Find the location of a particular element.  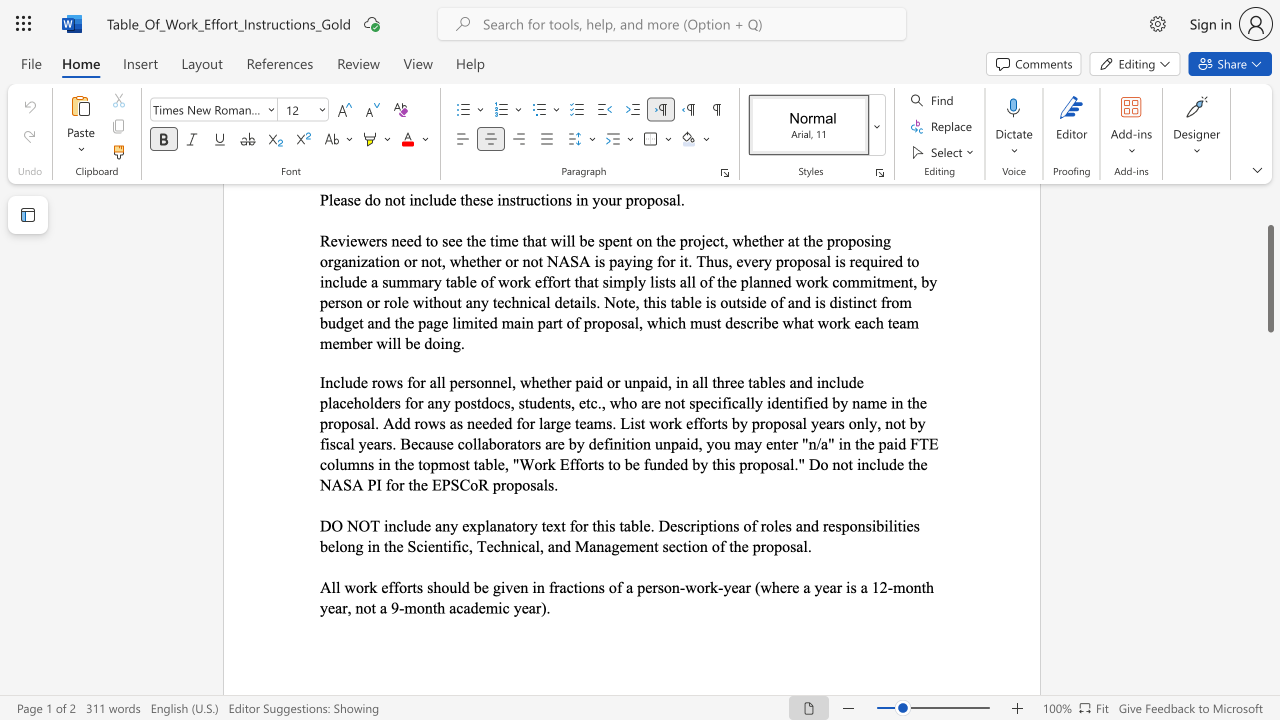

the scrollbar and move up 120 pixels is located at coordinates (1269, 279).